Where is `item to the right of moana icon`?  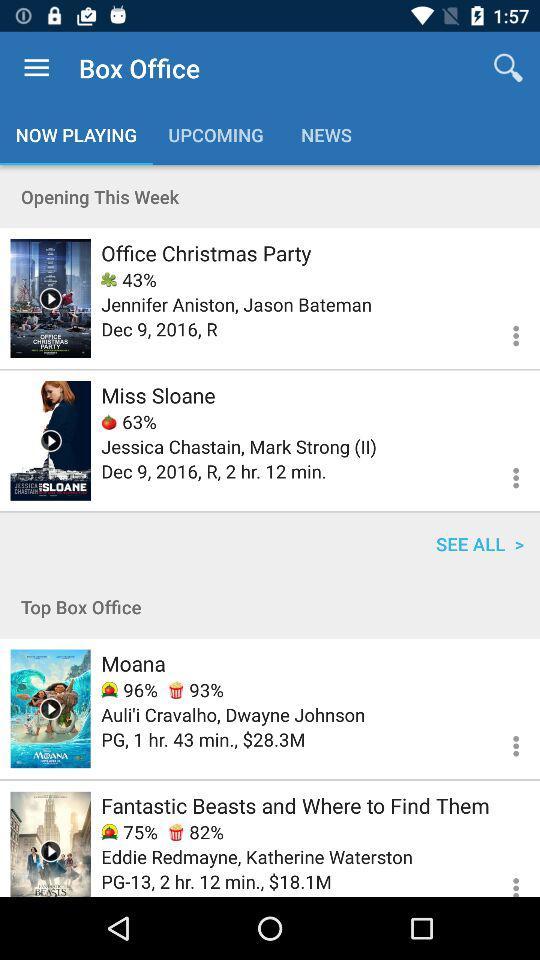
item to the right of moana icon is located at coordinates (196, 690).